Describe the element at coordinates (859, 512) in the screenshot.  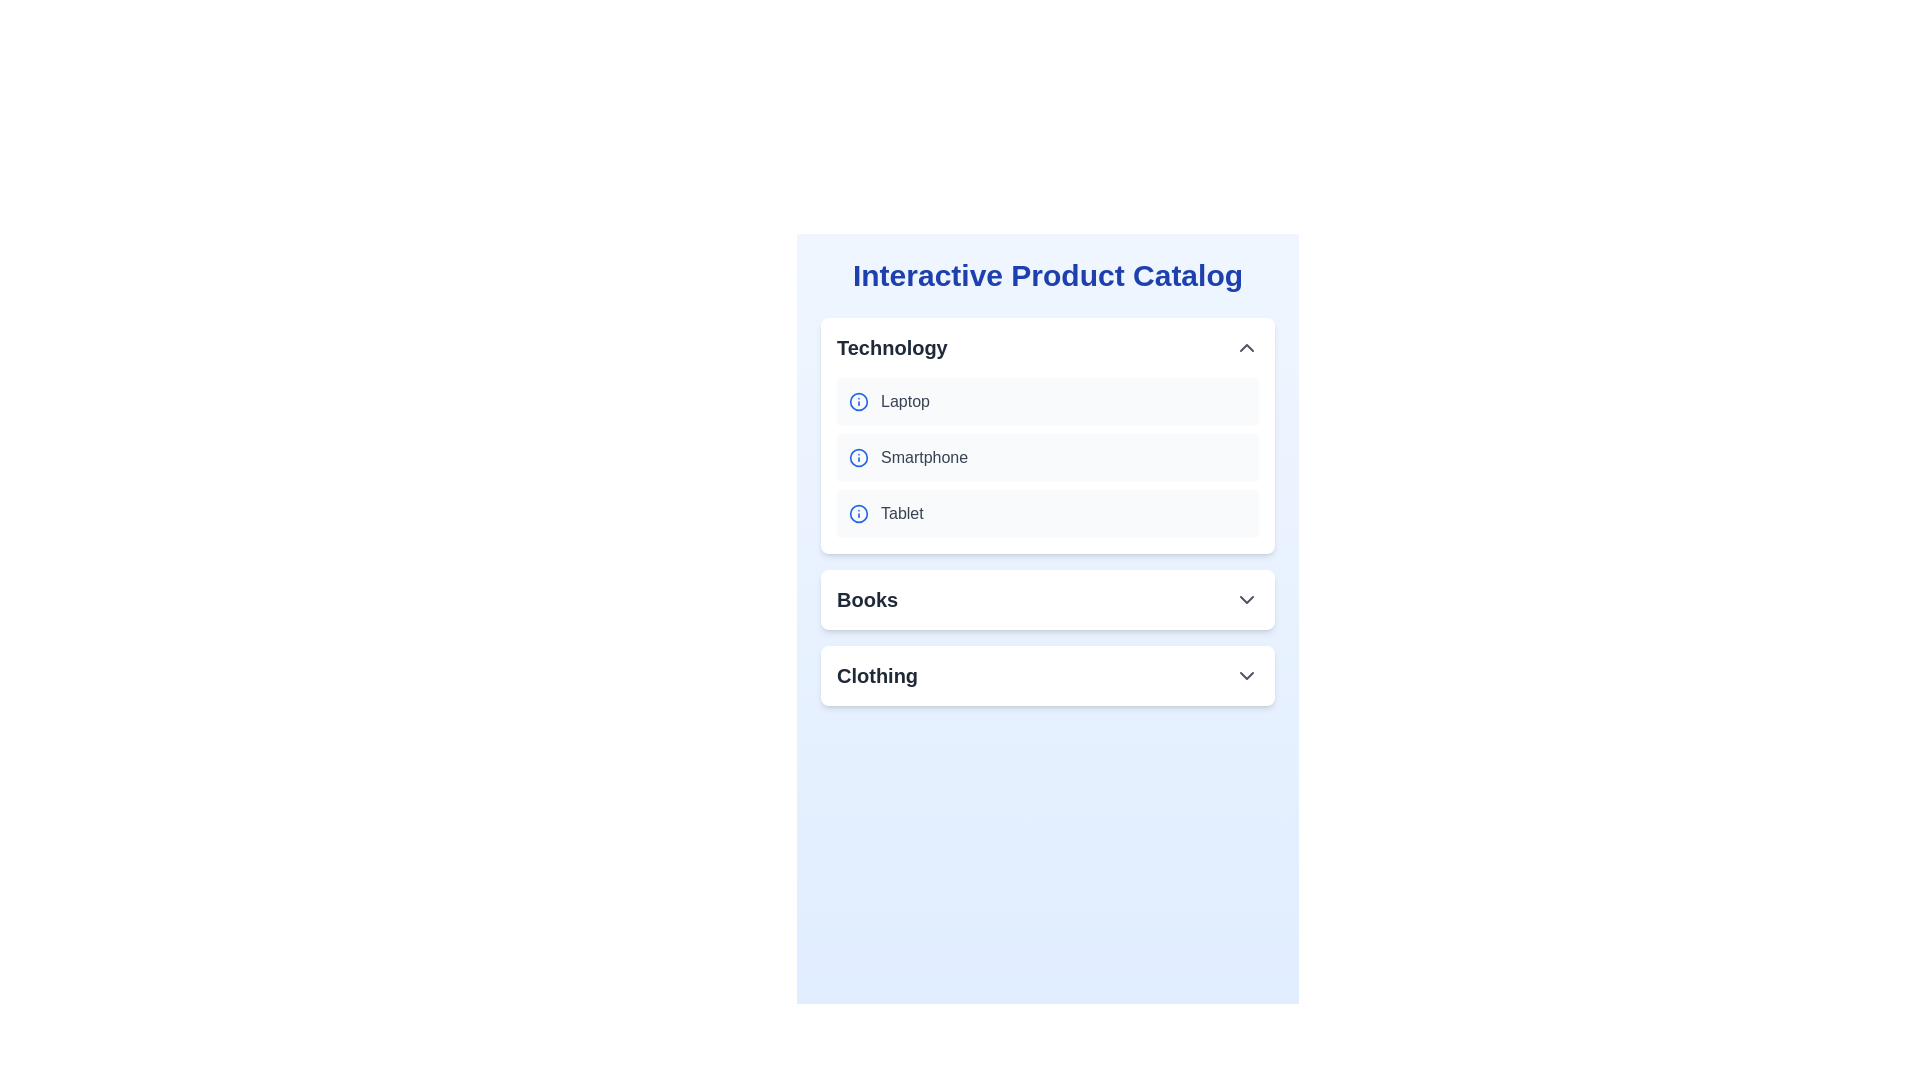
I see `the information Icon located to the left of the text 'Tablet'` at that location.